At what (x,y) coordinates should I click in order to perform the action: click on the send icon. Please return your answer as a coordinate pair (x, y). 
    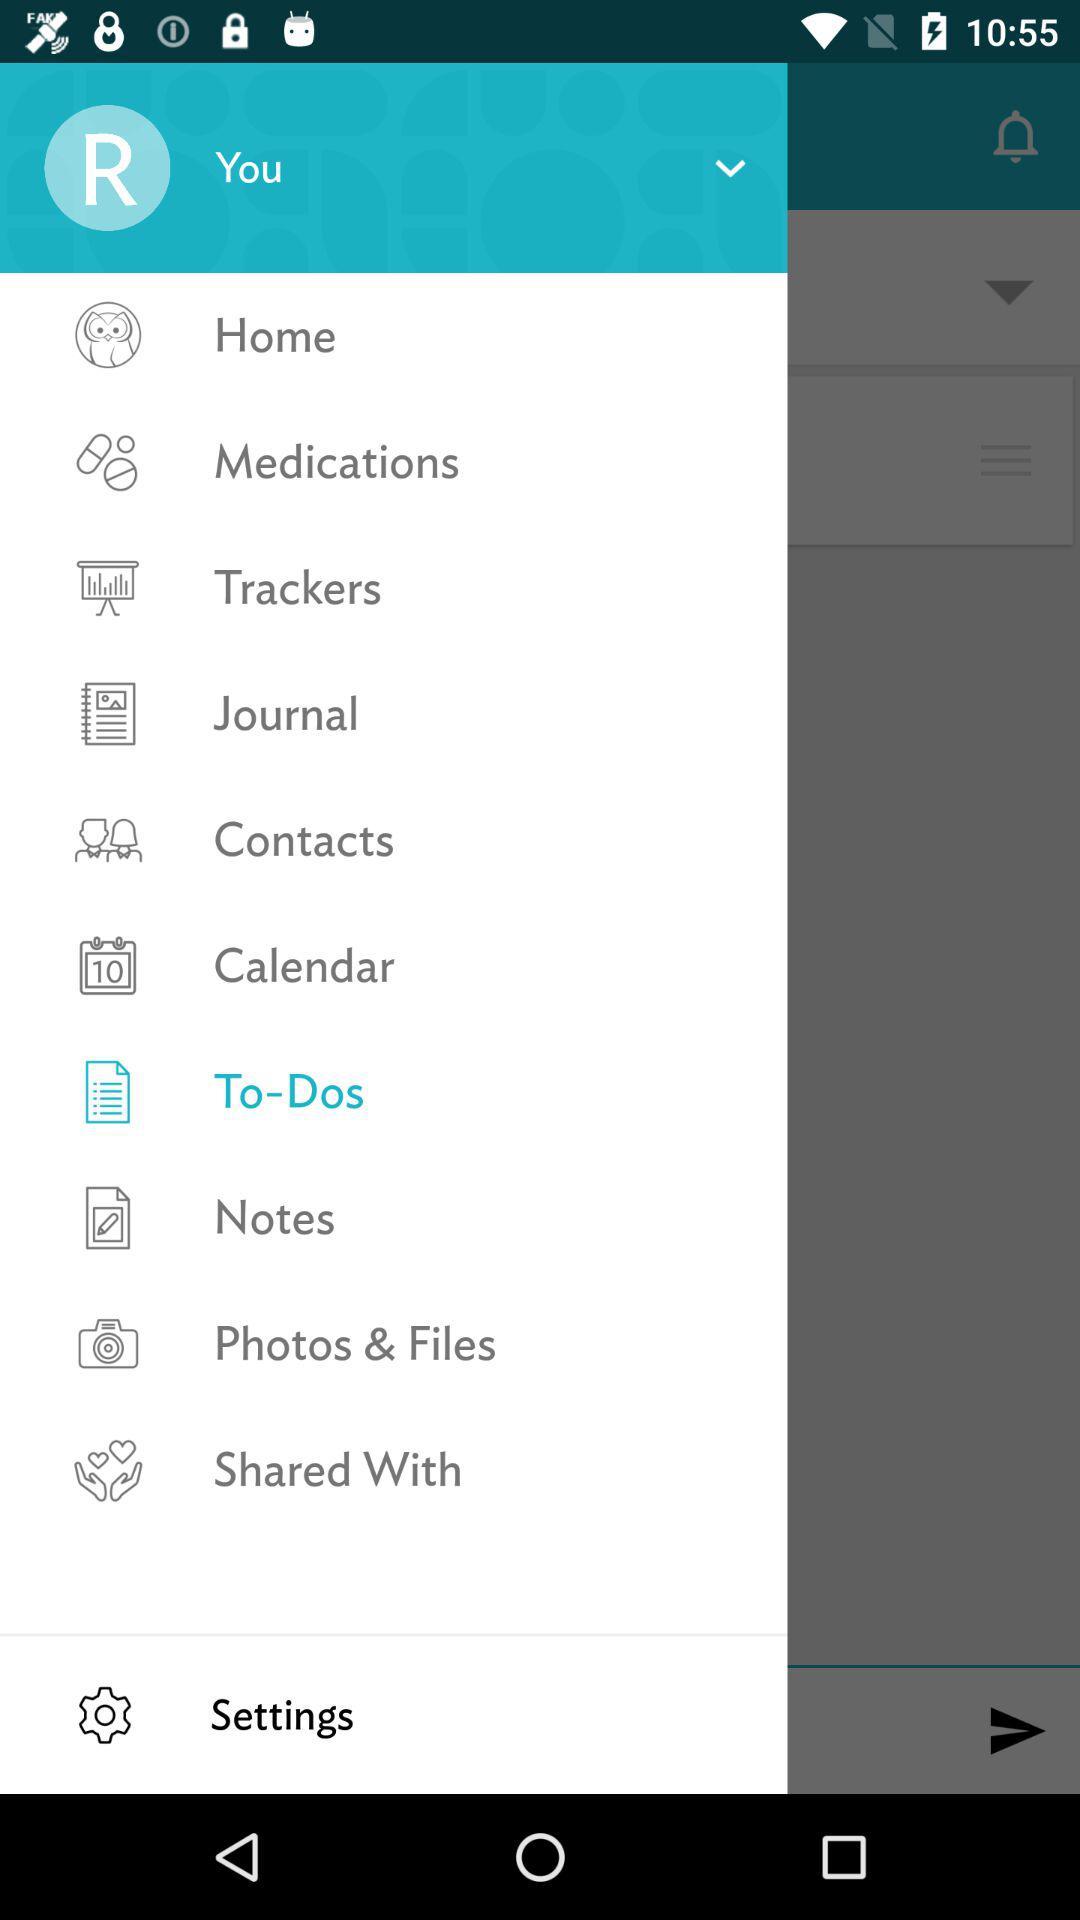
    Looking at the image, I should click on (1017, 1730).